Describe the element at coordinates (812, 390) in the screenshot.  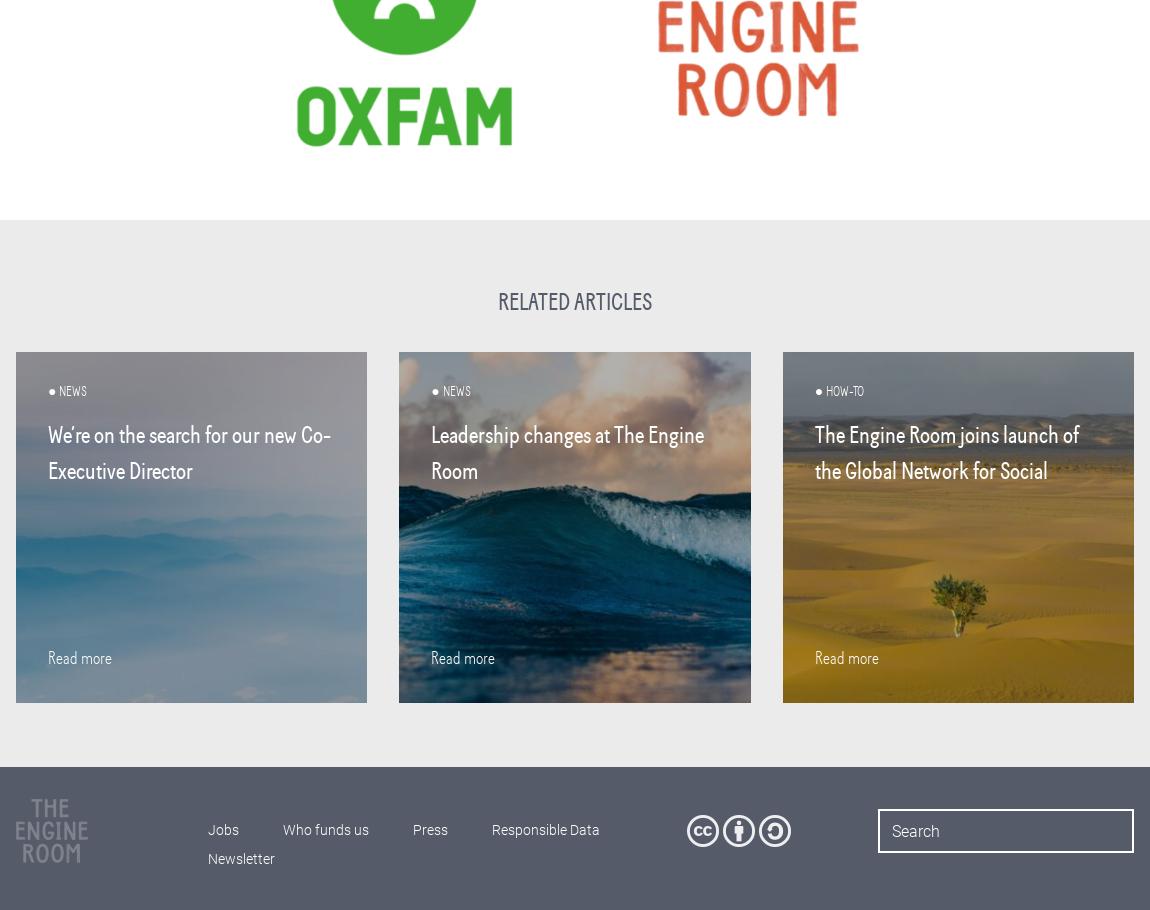
I see `'● How-to'` at that location.